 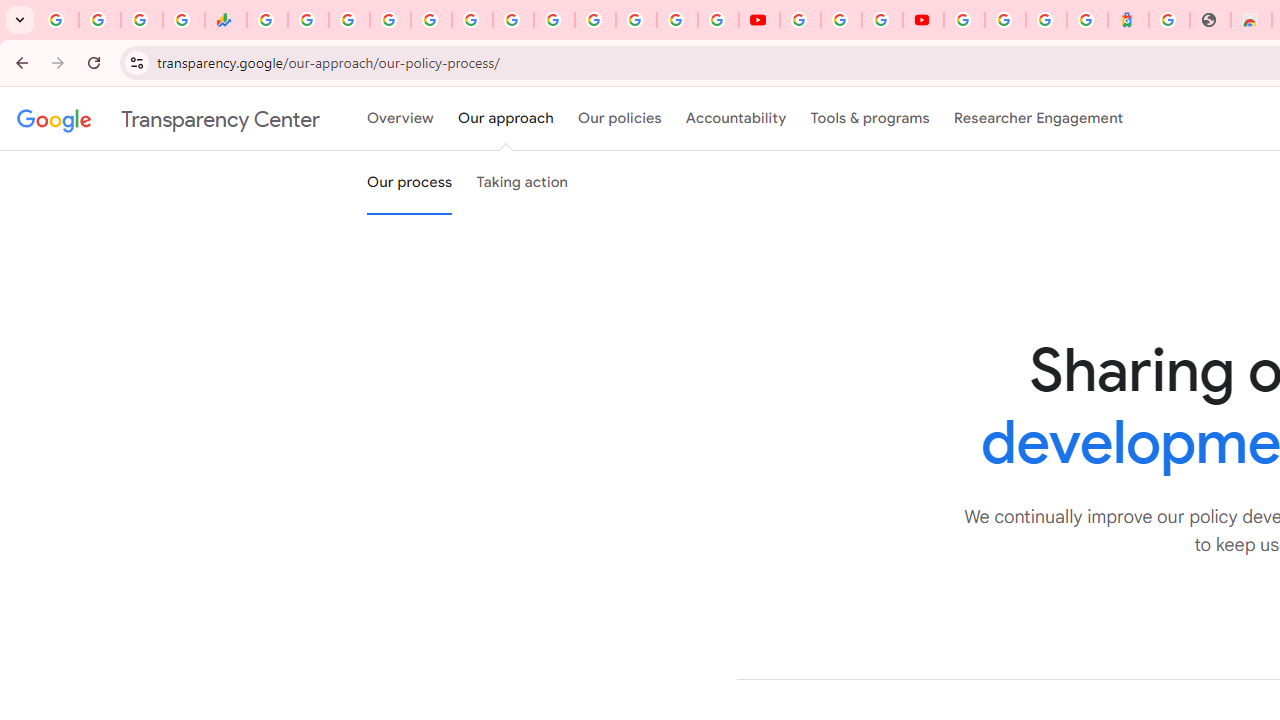 What do you see at coordinates (718, 20) in the screenshot?
I see `'Privacy Checkup'` at bounding box center [718, 20].